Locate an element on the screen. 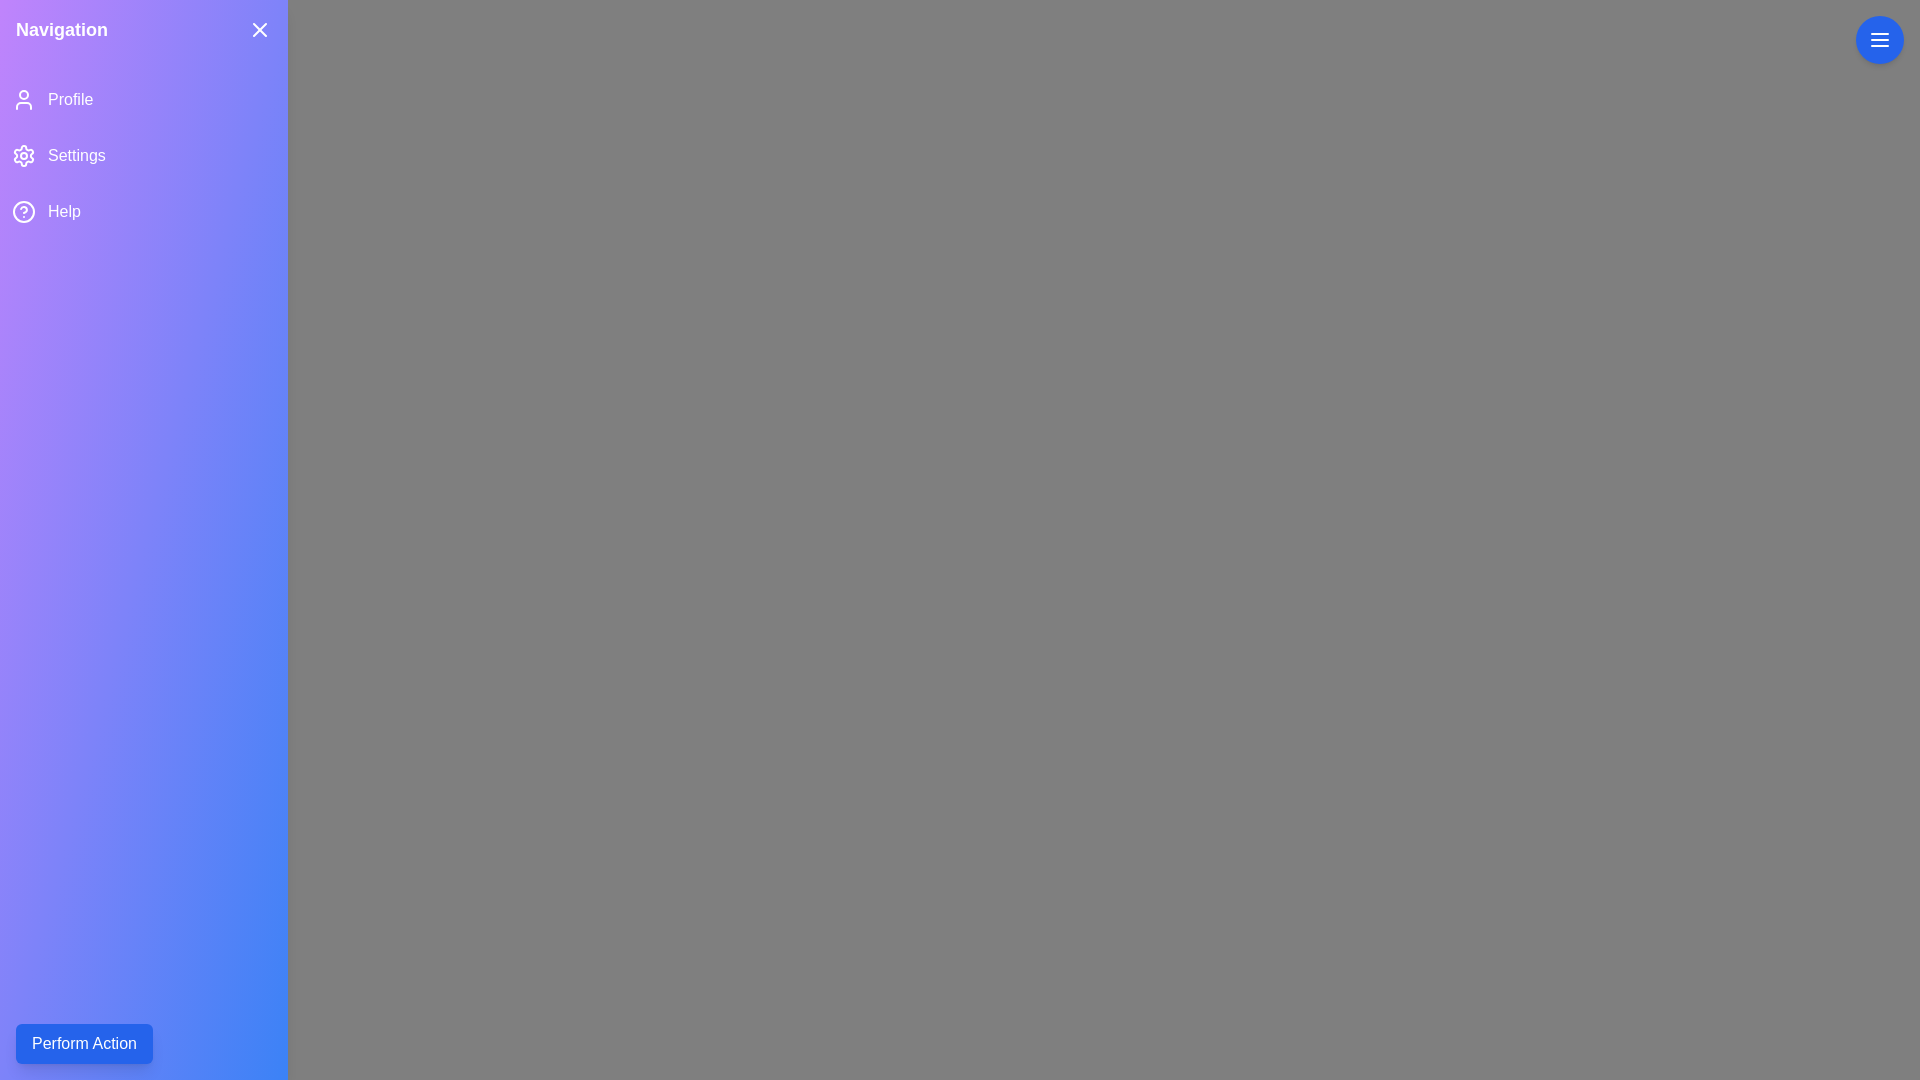 This screenshot has width=1920, height=1080. the circular help icon, which is the left-most icon under the 'Profile' and 'Settings' sections in the navigation area is located at coordinates (24, 212).